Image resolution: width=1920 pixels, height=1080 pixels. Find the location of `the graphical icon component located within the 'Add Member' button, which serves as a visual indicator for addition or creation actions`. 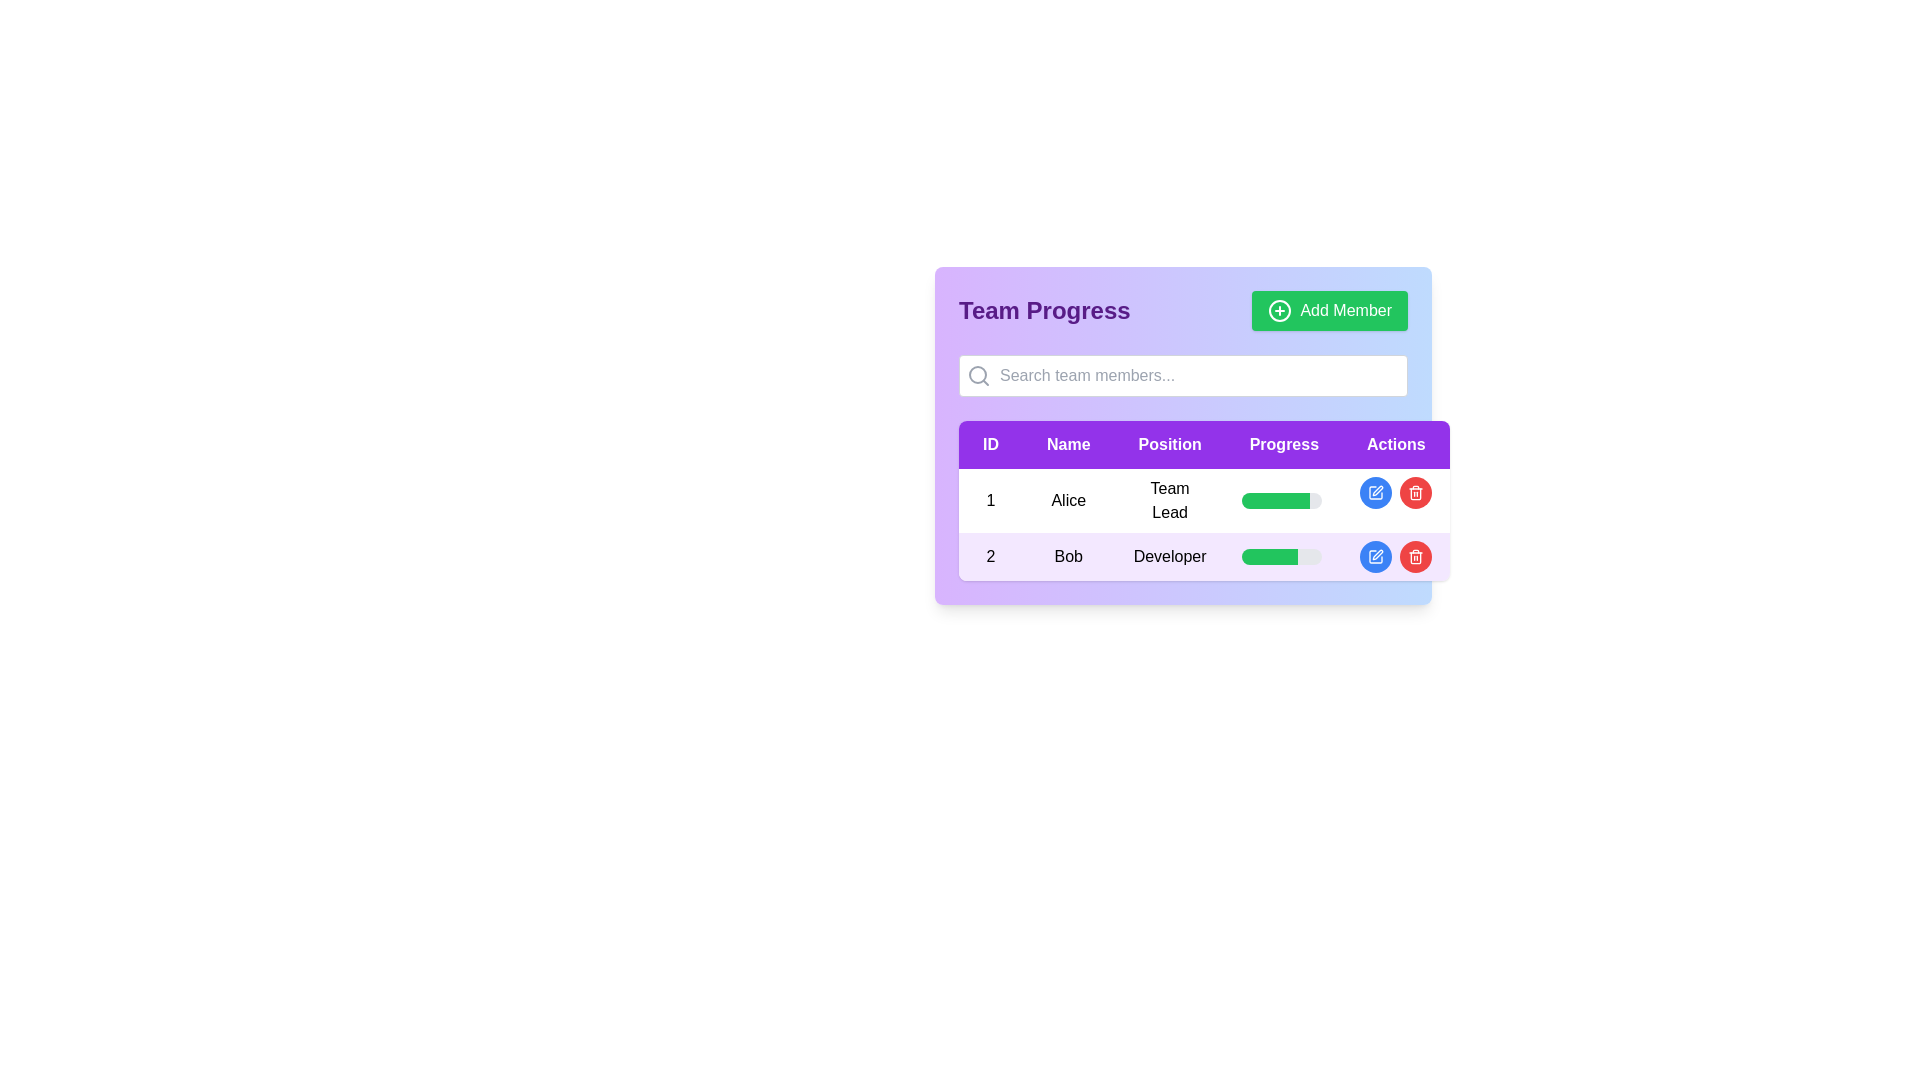

the graphical icon component located within the 'Add Member' button, which serves as a visual indicator for addition or creation actions is located at coordinates (1280, 311).